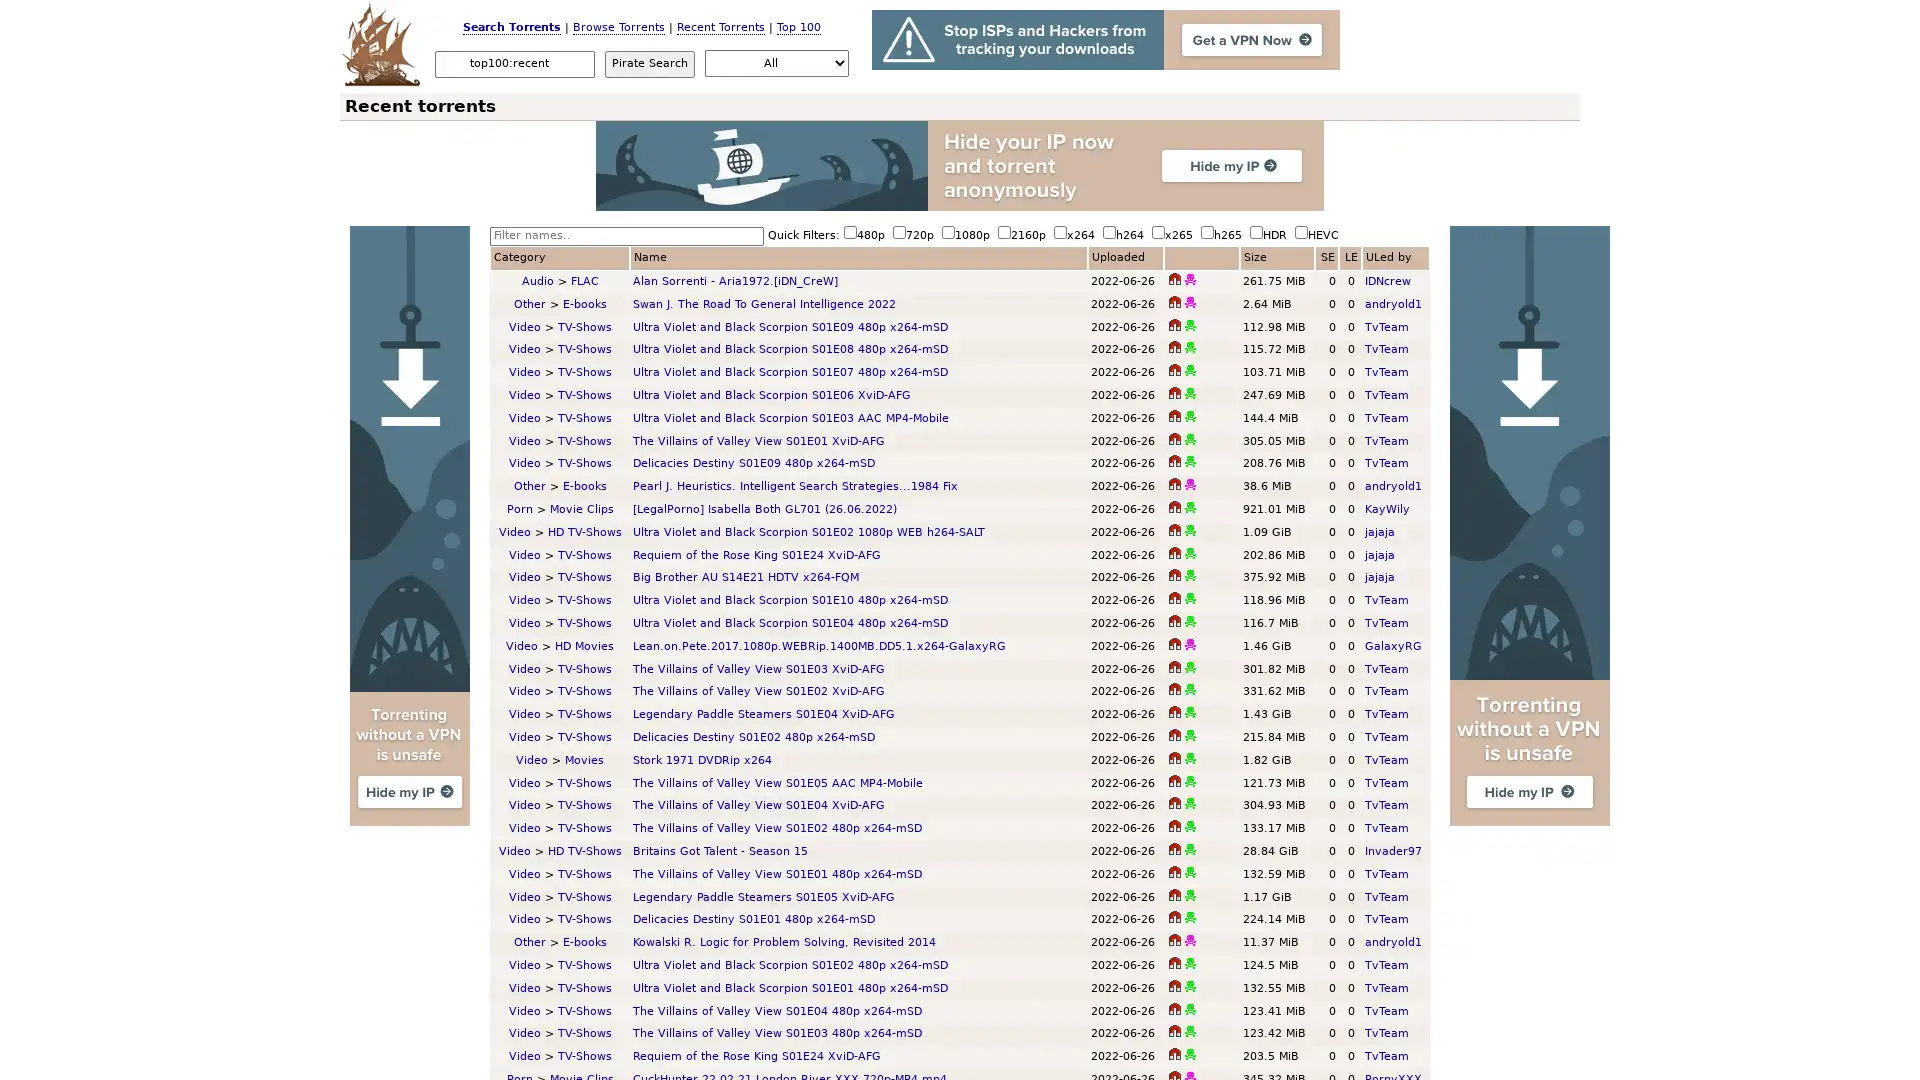 This screenshot has width=1920, height=1080. What do you see at coordinates (649, 62) in the screenshot?
I see `Pirate Search` at bounding box center [649, 62].